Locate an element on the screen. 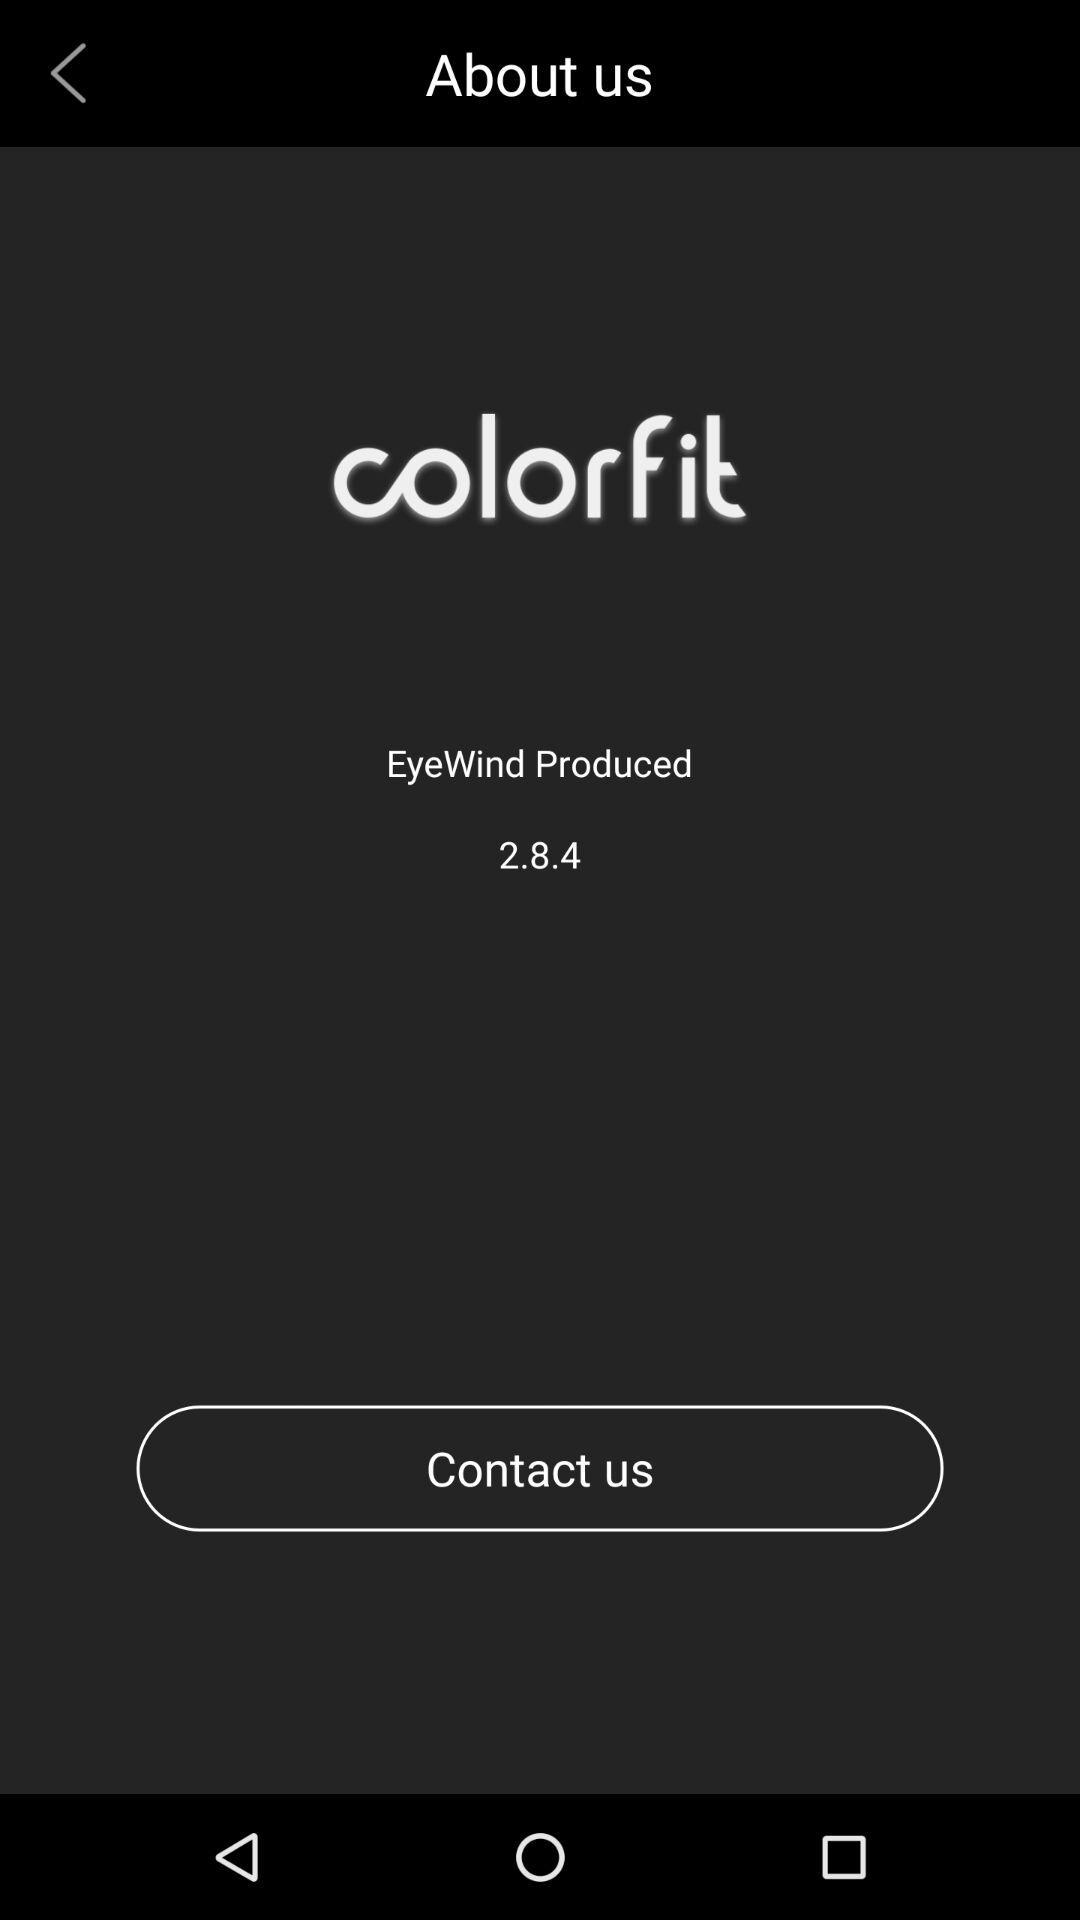  item below 2.8.4 icon is located at coordinates (540, 1468).